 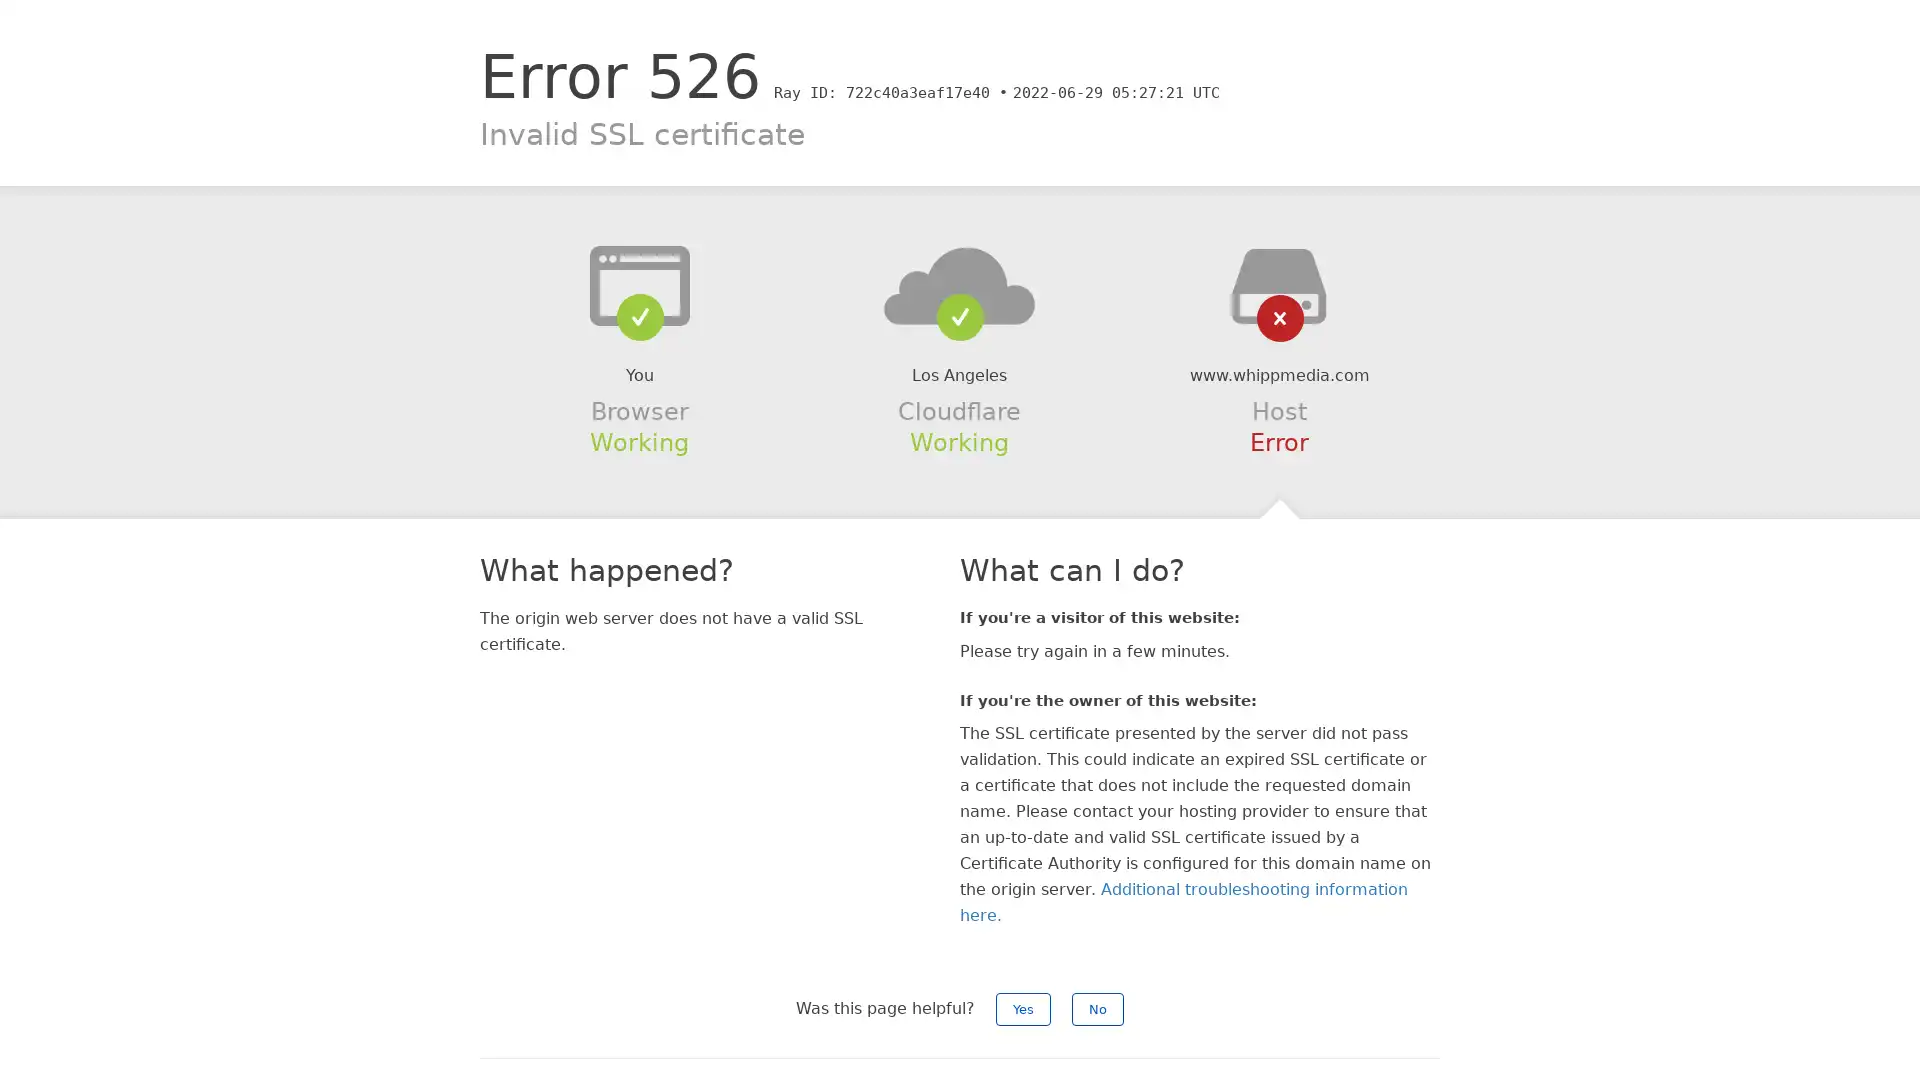 I want to click on Yes, so click(x=1023, y=1009).